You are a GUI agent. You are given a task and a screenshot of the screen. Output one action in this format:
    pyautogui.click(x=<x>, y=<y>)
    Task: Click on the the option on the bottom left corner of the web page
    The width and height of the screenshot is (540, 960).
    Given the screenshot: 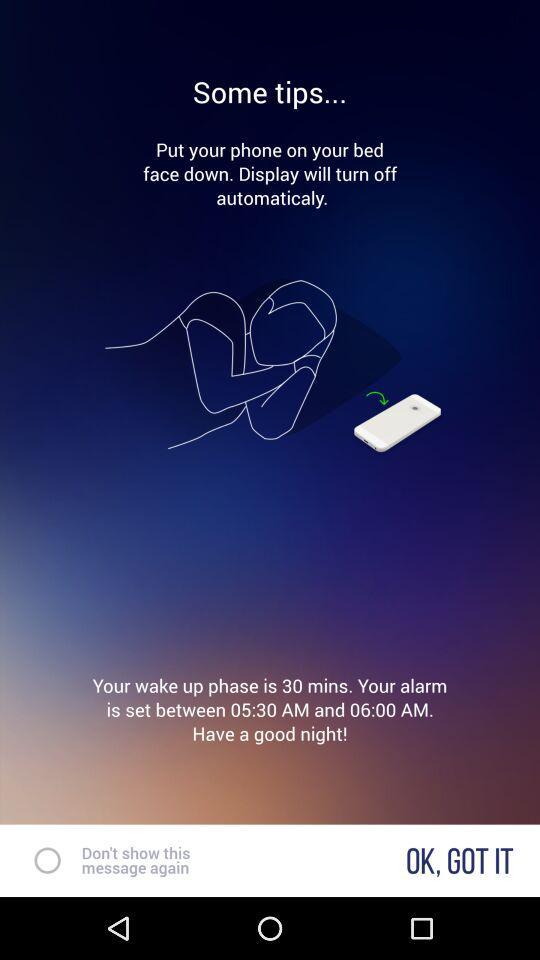 What is the action you would take?
    pyautogui.click(x=38, y=860)
    